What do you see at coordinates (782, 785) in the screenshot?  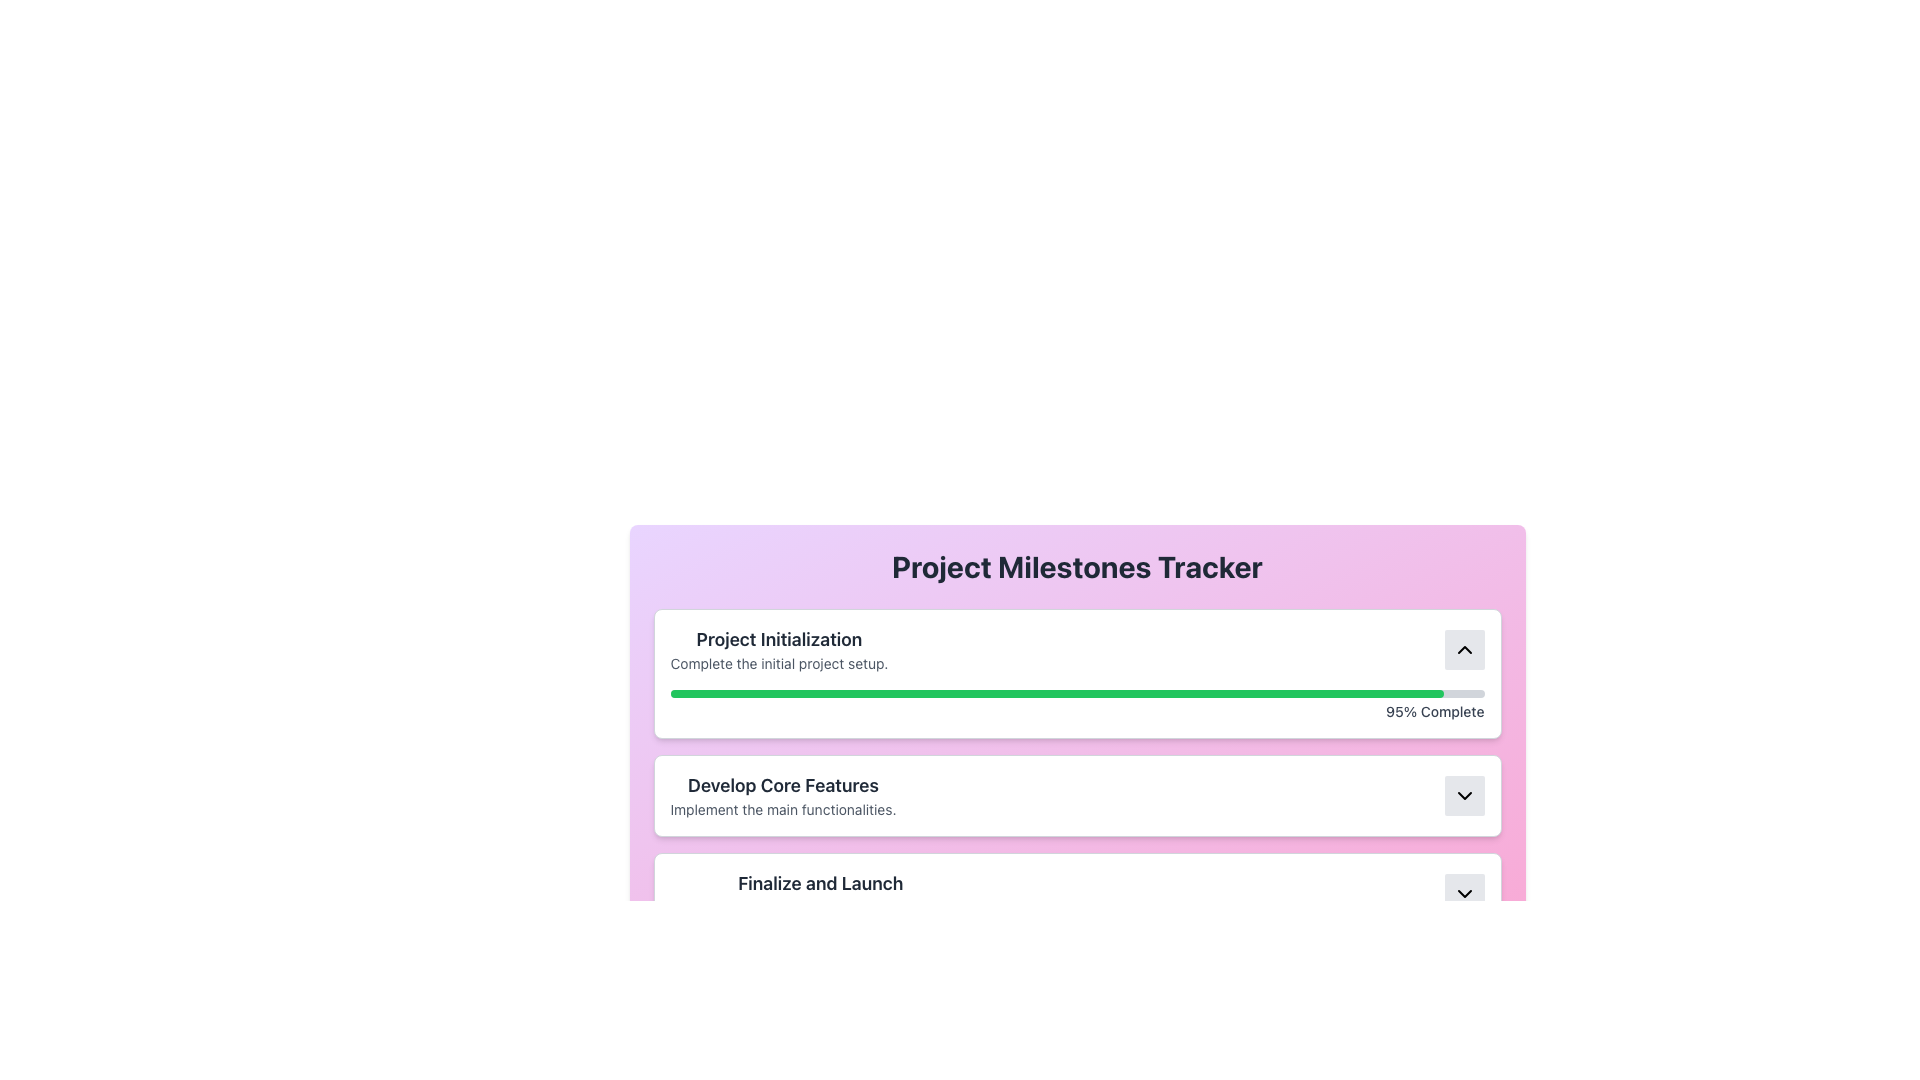 I see `the prominently styled text label reading 'Develop Core Features', which is a bold header aligned above a smaller descriptive text in a dark gray color` at bounding box center [782, 785].